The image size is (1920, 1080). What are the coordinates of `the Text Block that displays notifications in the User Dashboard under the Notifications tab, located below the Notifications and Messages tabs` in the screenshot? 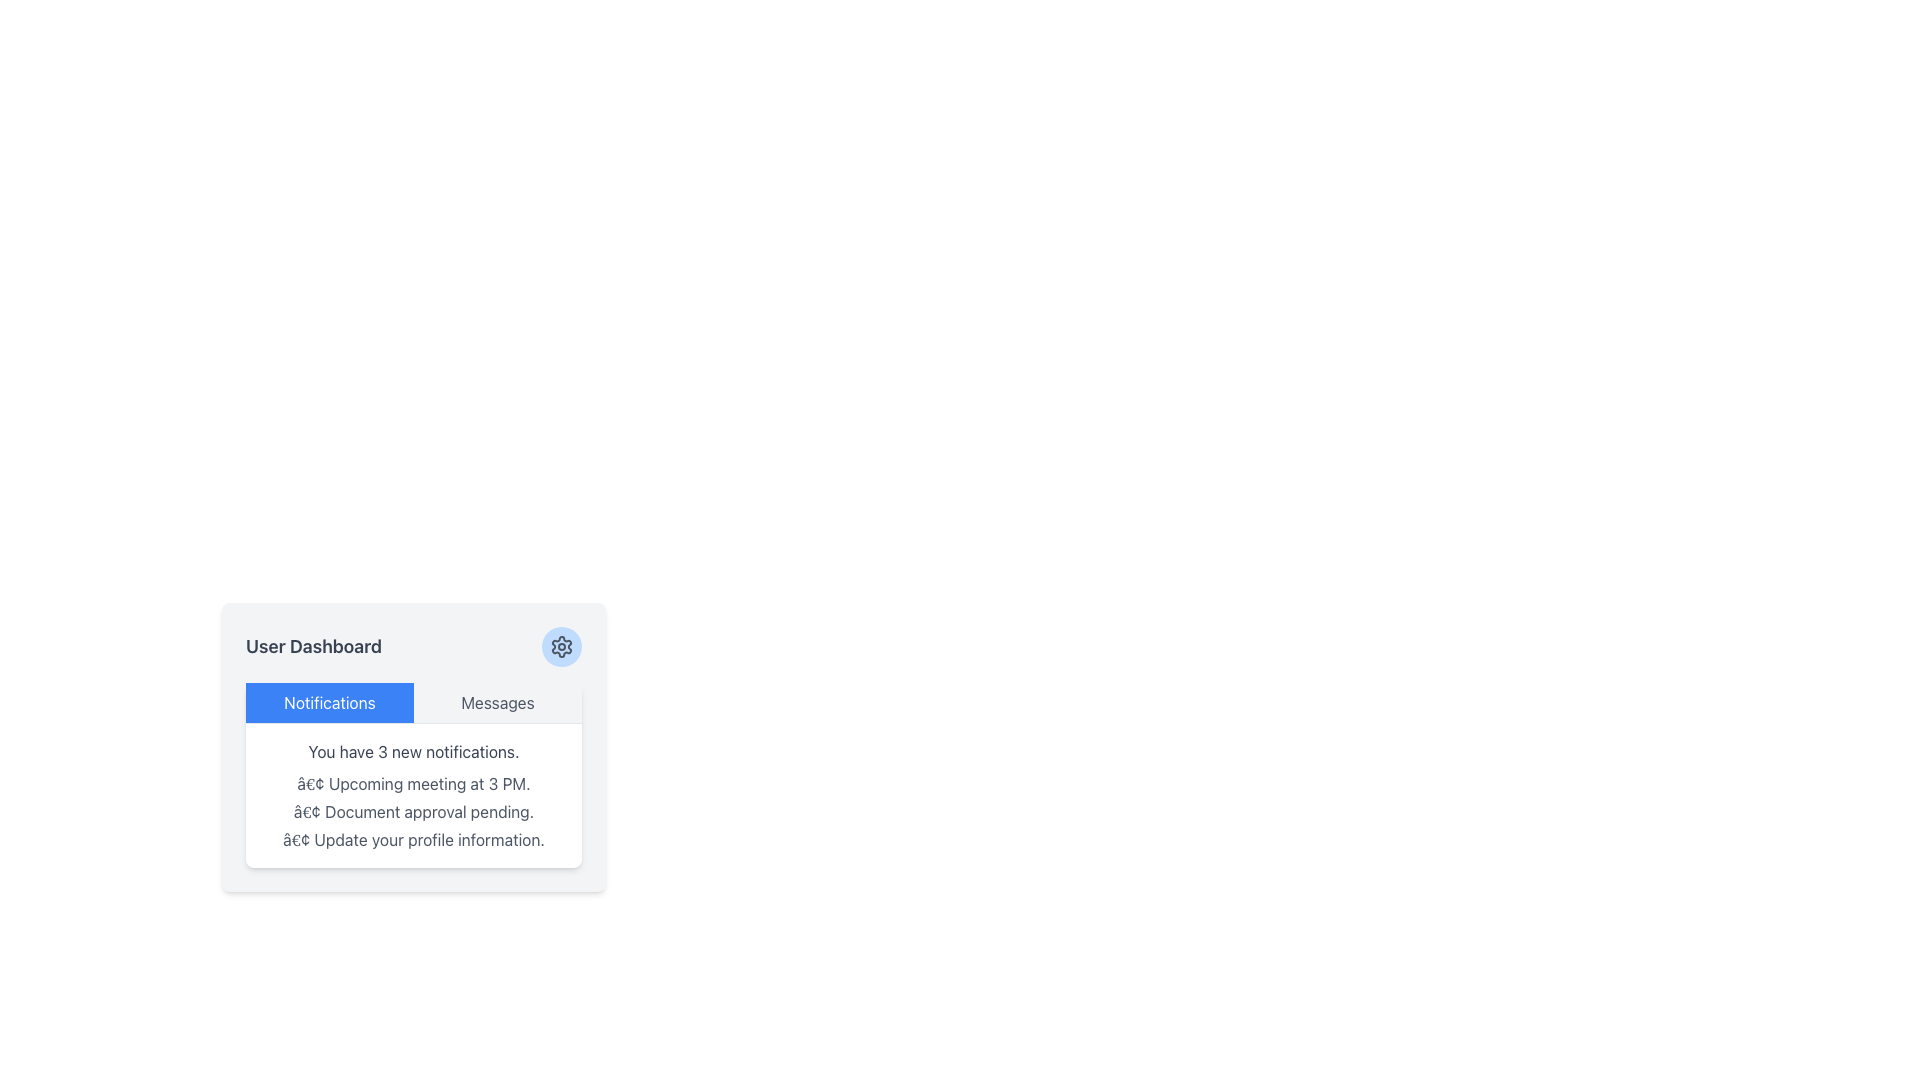 It's located at (412, 794).